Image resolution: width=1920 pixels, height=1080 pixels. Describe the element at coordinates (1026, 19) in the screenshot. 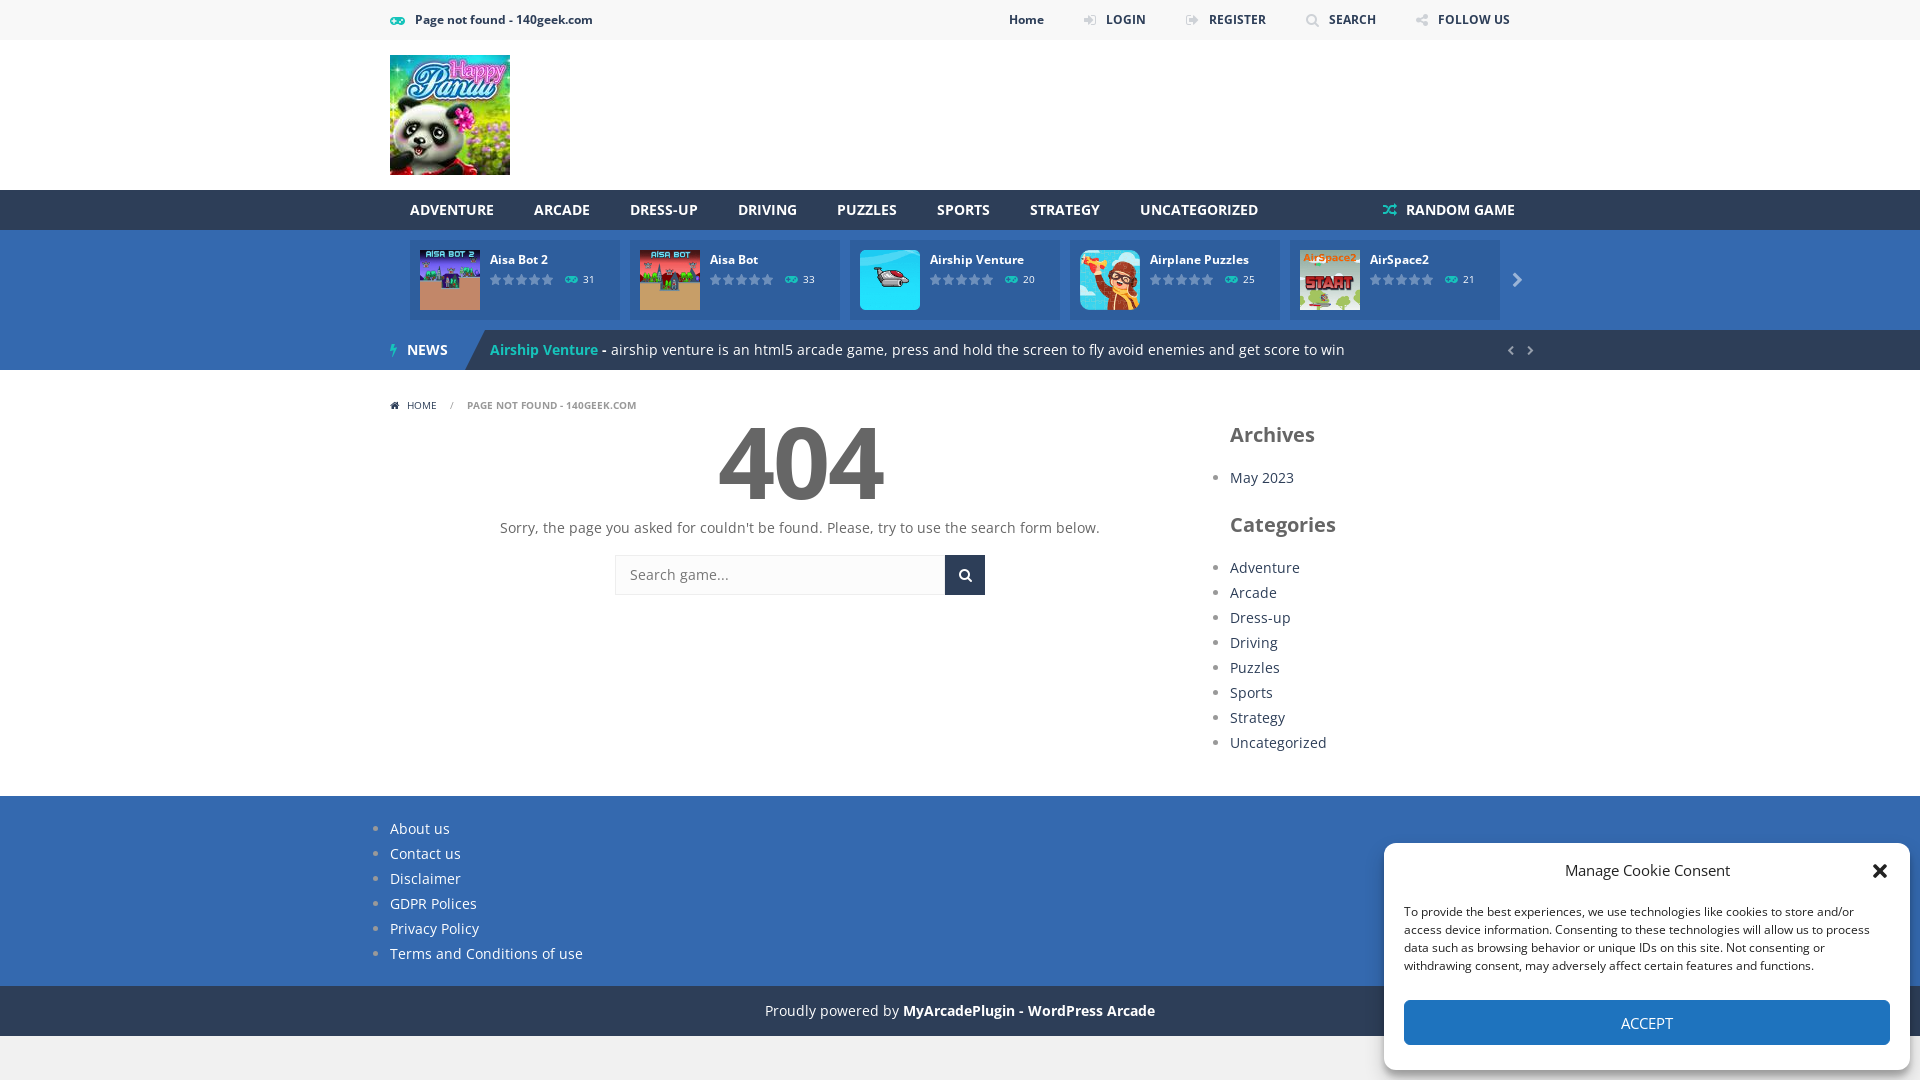

I see `'Home'` at that location.